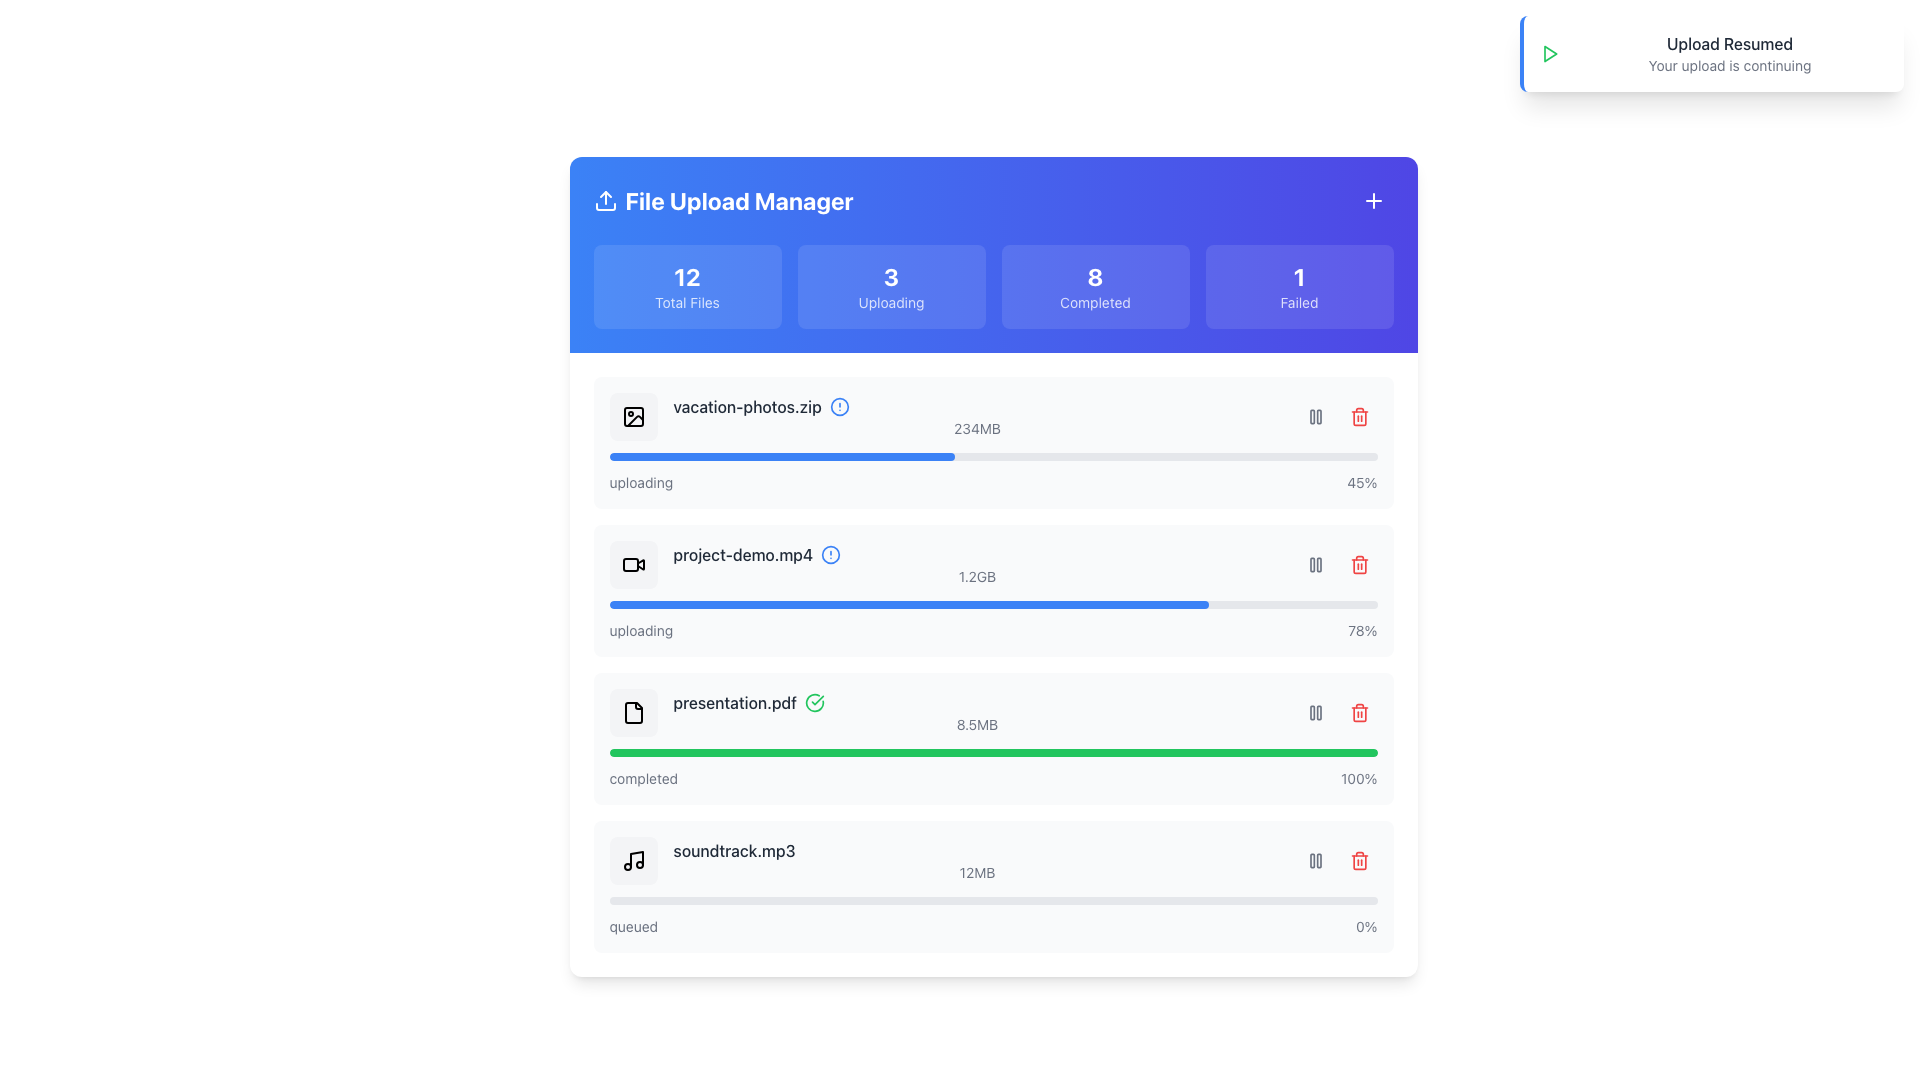 The height and width of the screenshot is (1080, 1920). What do you see at coordinates (640, 564) in the screenshot?
I see `the triangular video file icon that denotes the type of the project-demo.mp4 file in the file management interface` at bounding box center [640, 564].